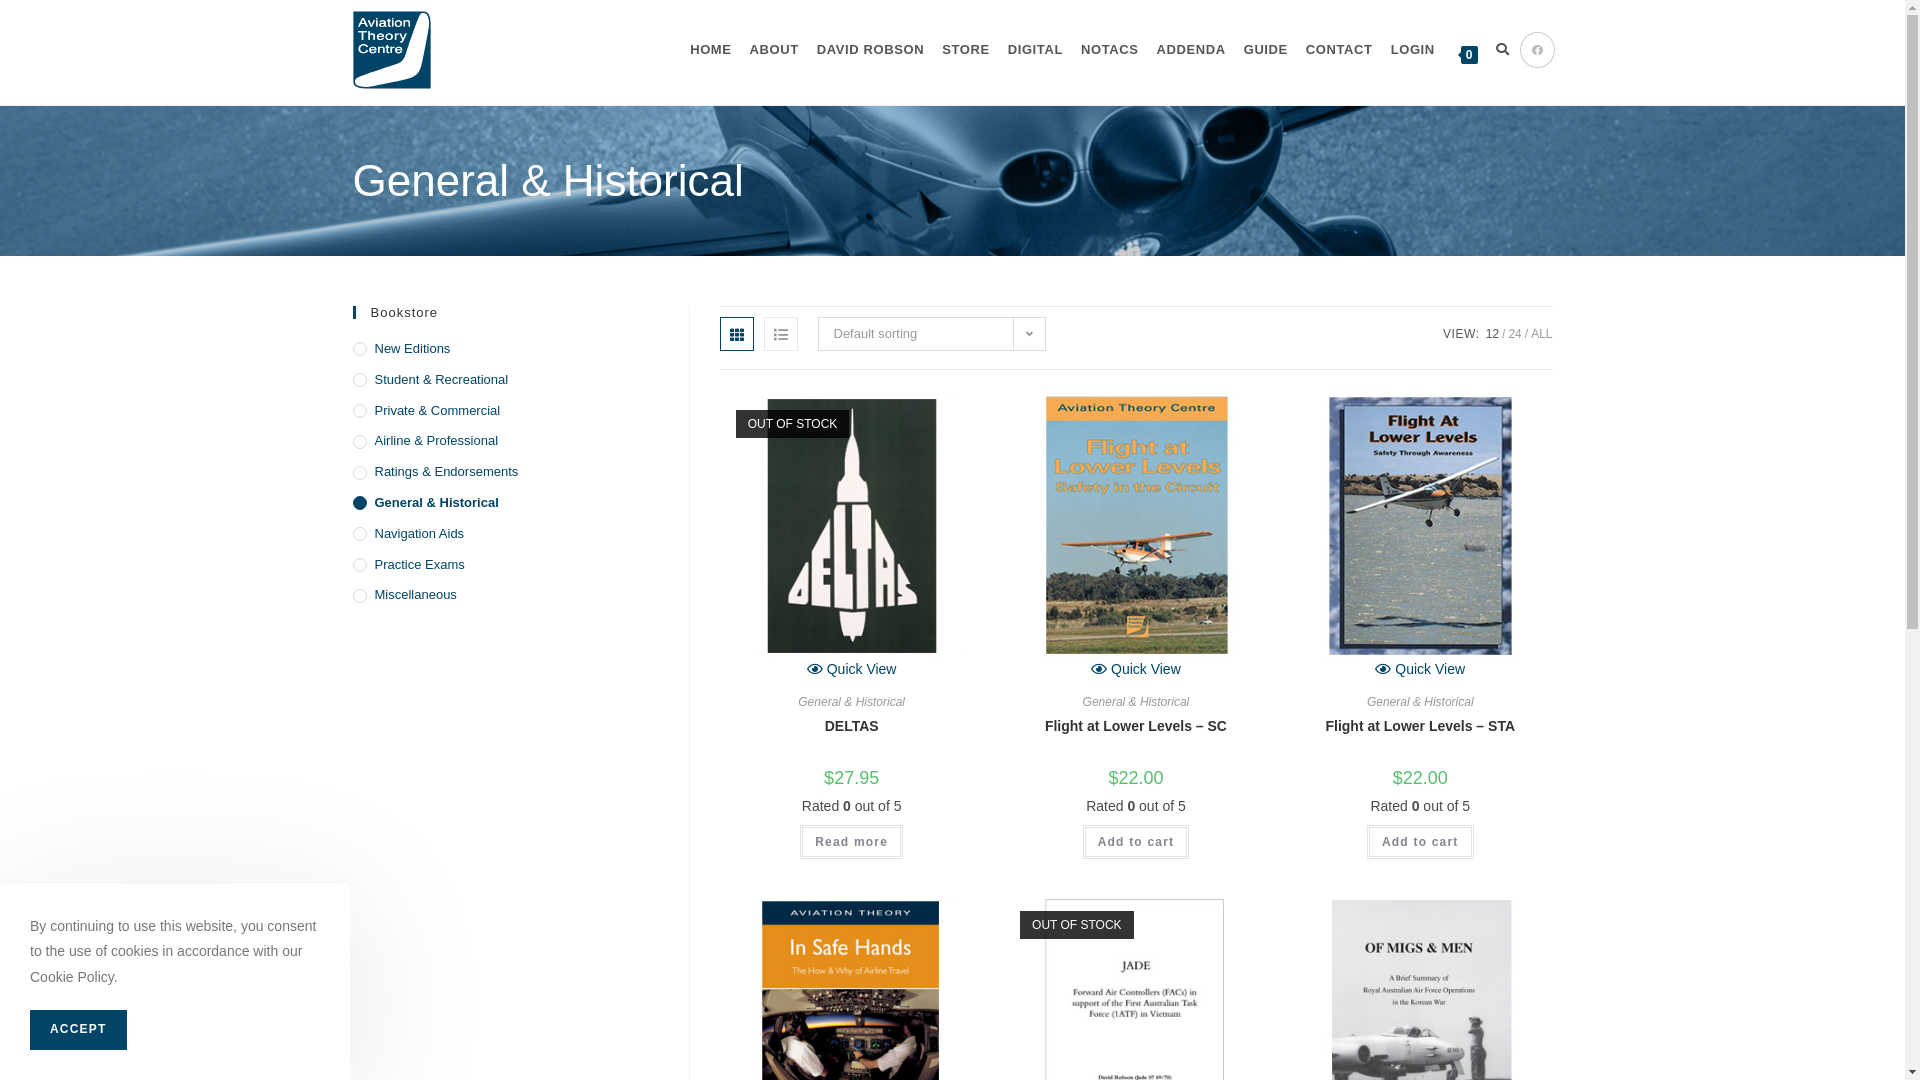 The height and width of the screenshot is (1080, 1920). Describe the element at coordinates (851, 841) in the screenshot. I see `'Read more'` at that location.